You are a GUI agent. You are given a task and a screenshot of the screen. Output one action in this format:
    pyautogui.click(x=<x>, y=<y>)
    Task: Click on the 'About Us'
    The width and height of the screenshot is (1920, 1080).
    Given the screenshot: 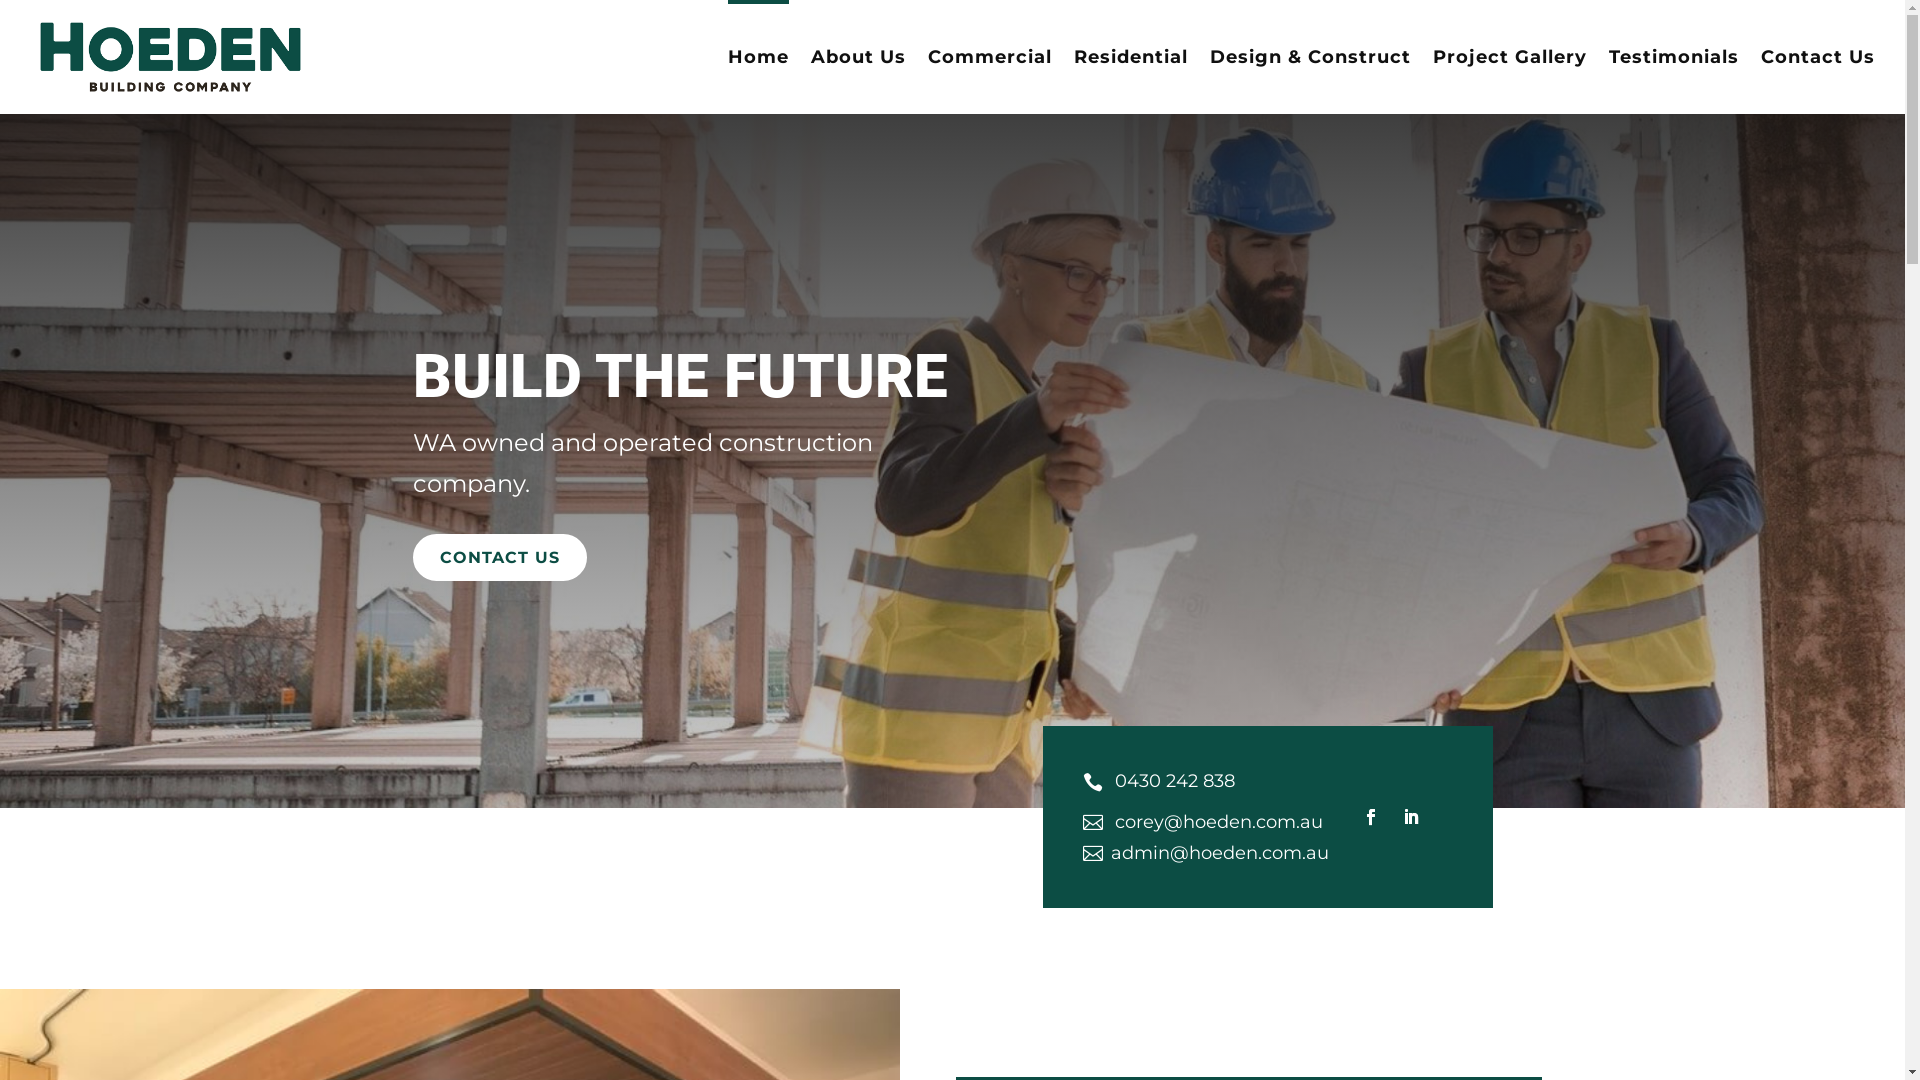 What is the action you would take?
    pyautogui.click(x=858, y=80)
    